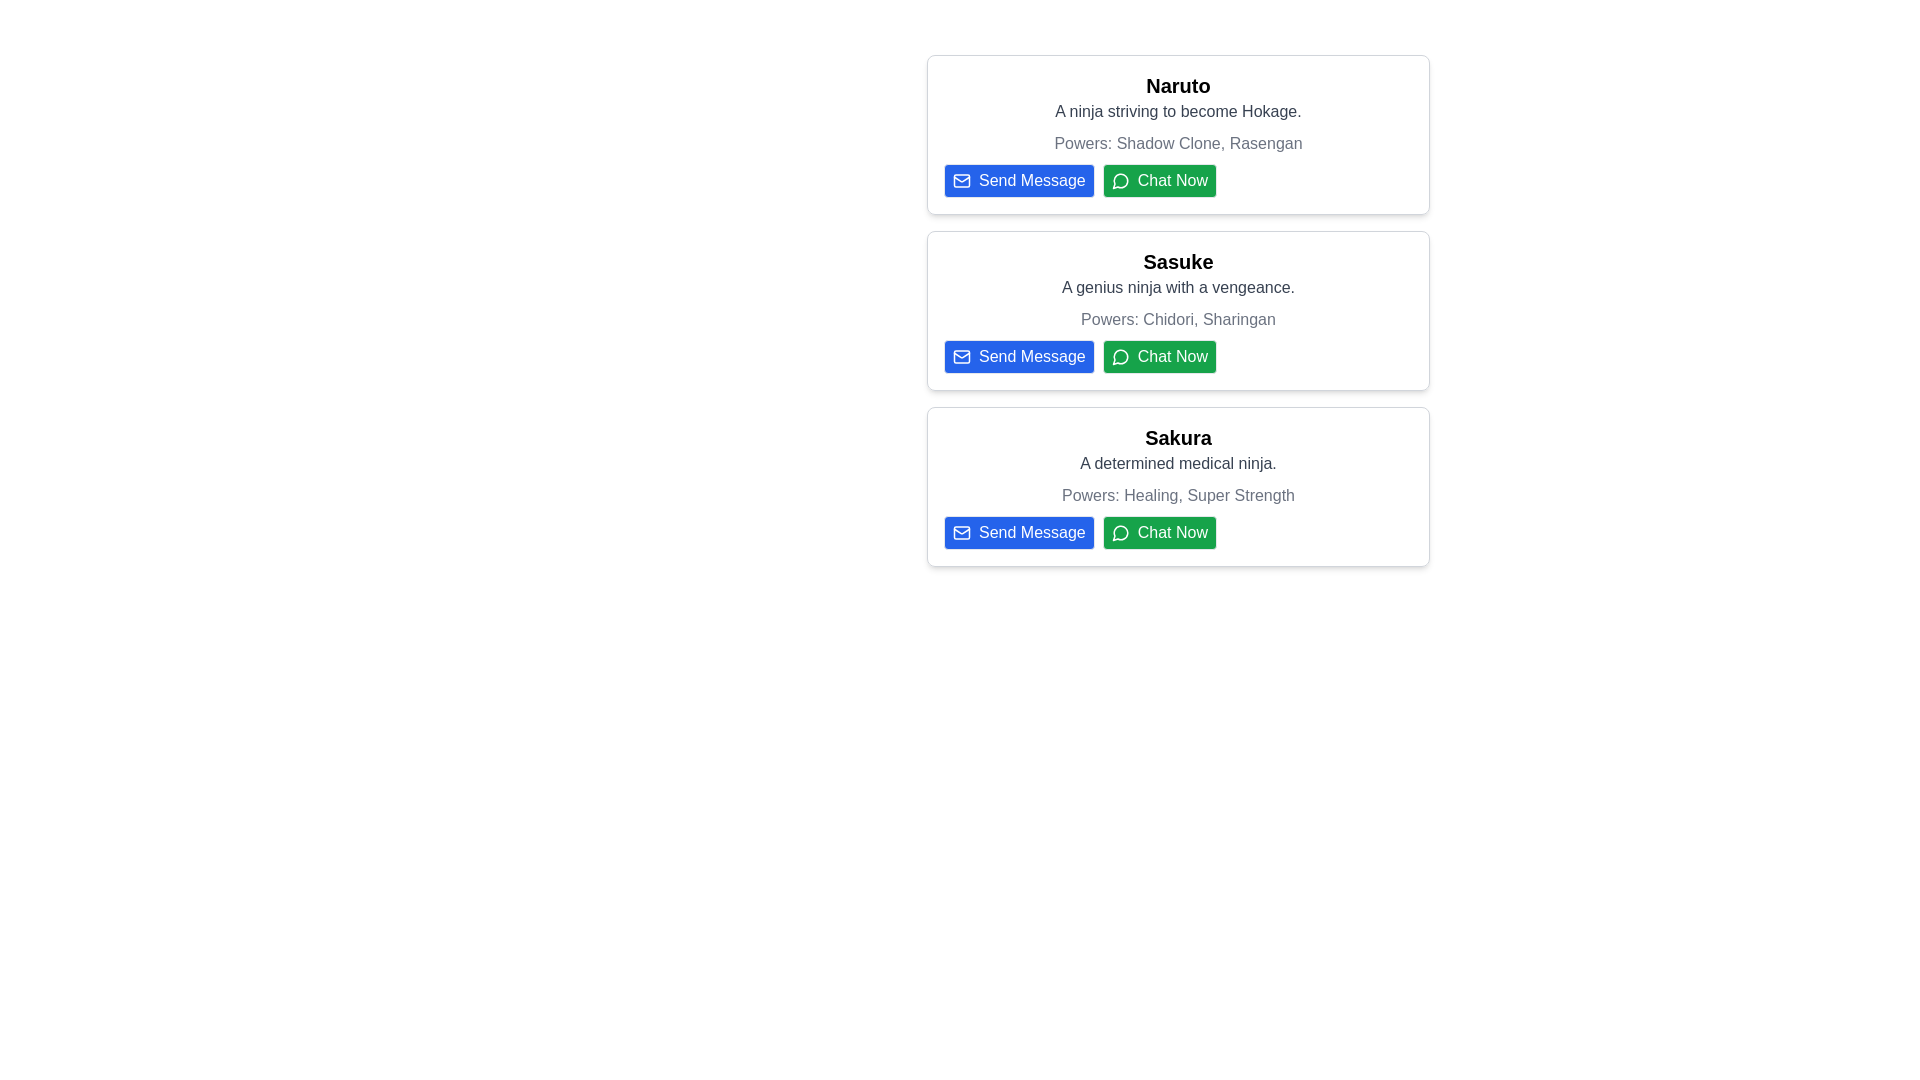 The height and width of the screenshot is (1080, 1920). What do you see at coordinates (1018, 356) in the screenshot?
I see `the 'Send Message' button, which is a blue rectangular button with white text and an envelope icon on the left side, to initiate its action` at bounding box center [1018, 356].